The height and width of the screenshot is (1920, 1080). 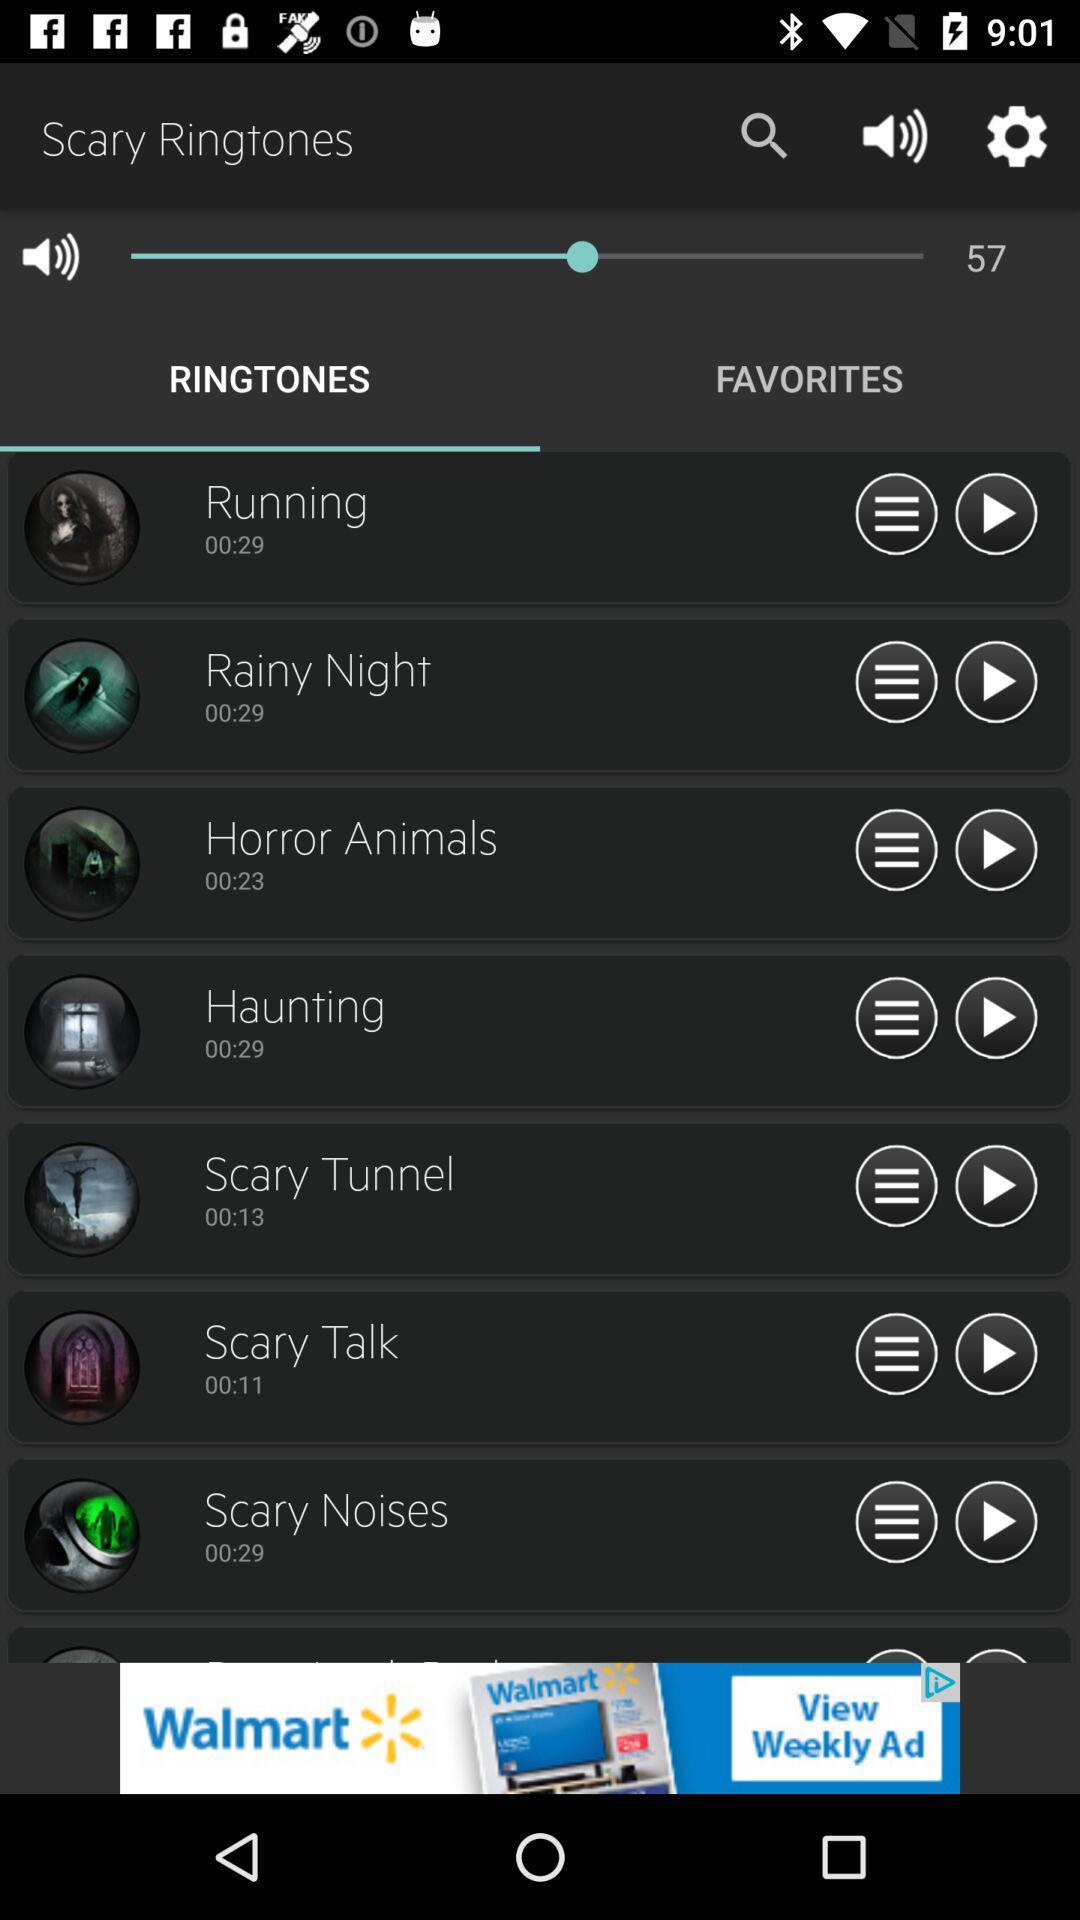 I want to click on play, so click(x=995, y=1355).